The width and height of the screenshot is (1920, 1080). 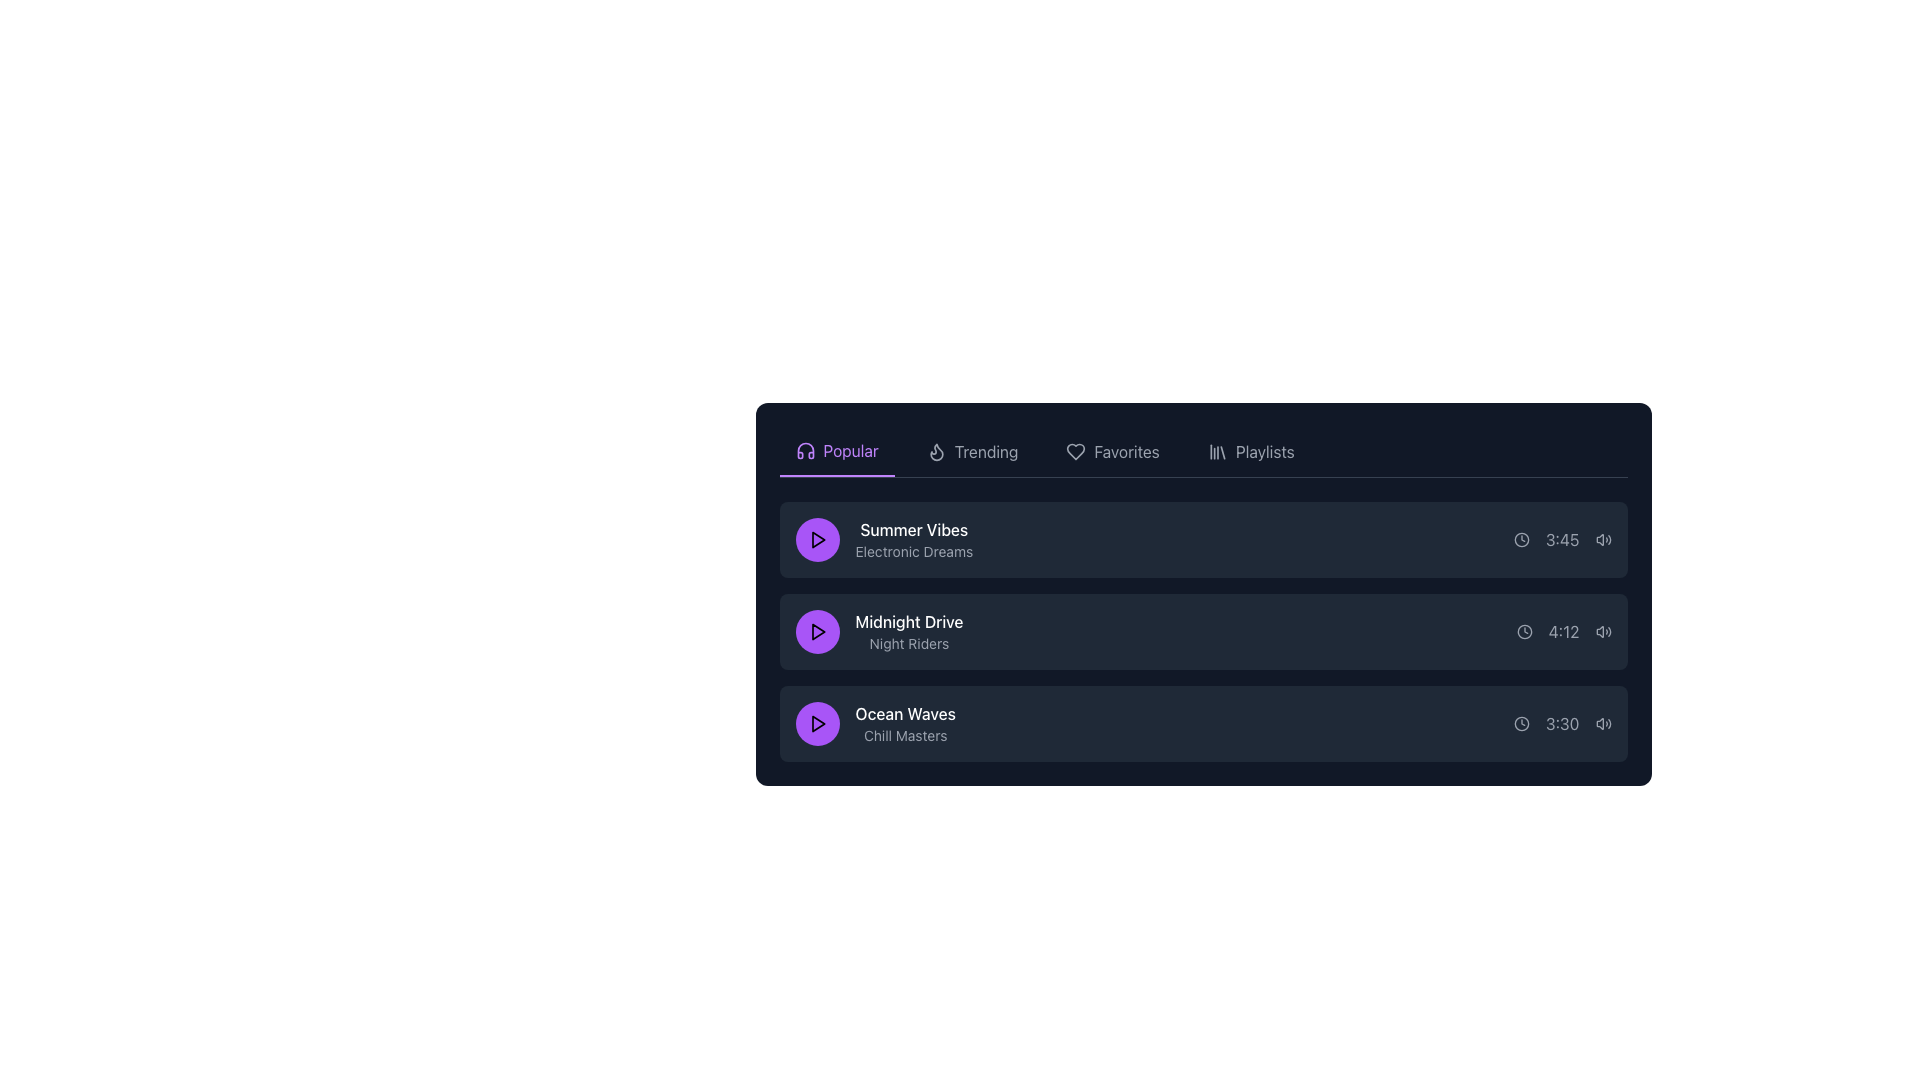 What do you see at coordinates (986, 451) in the screenshot?
I see `the 'Trending' text label, which indicates a section for trending content and is positioned immediately to the right of a flame icon` at bounding box center [986, 451].